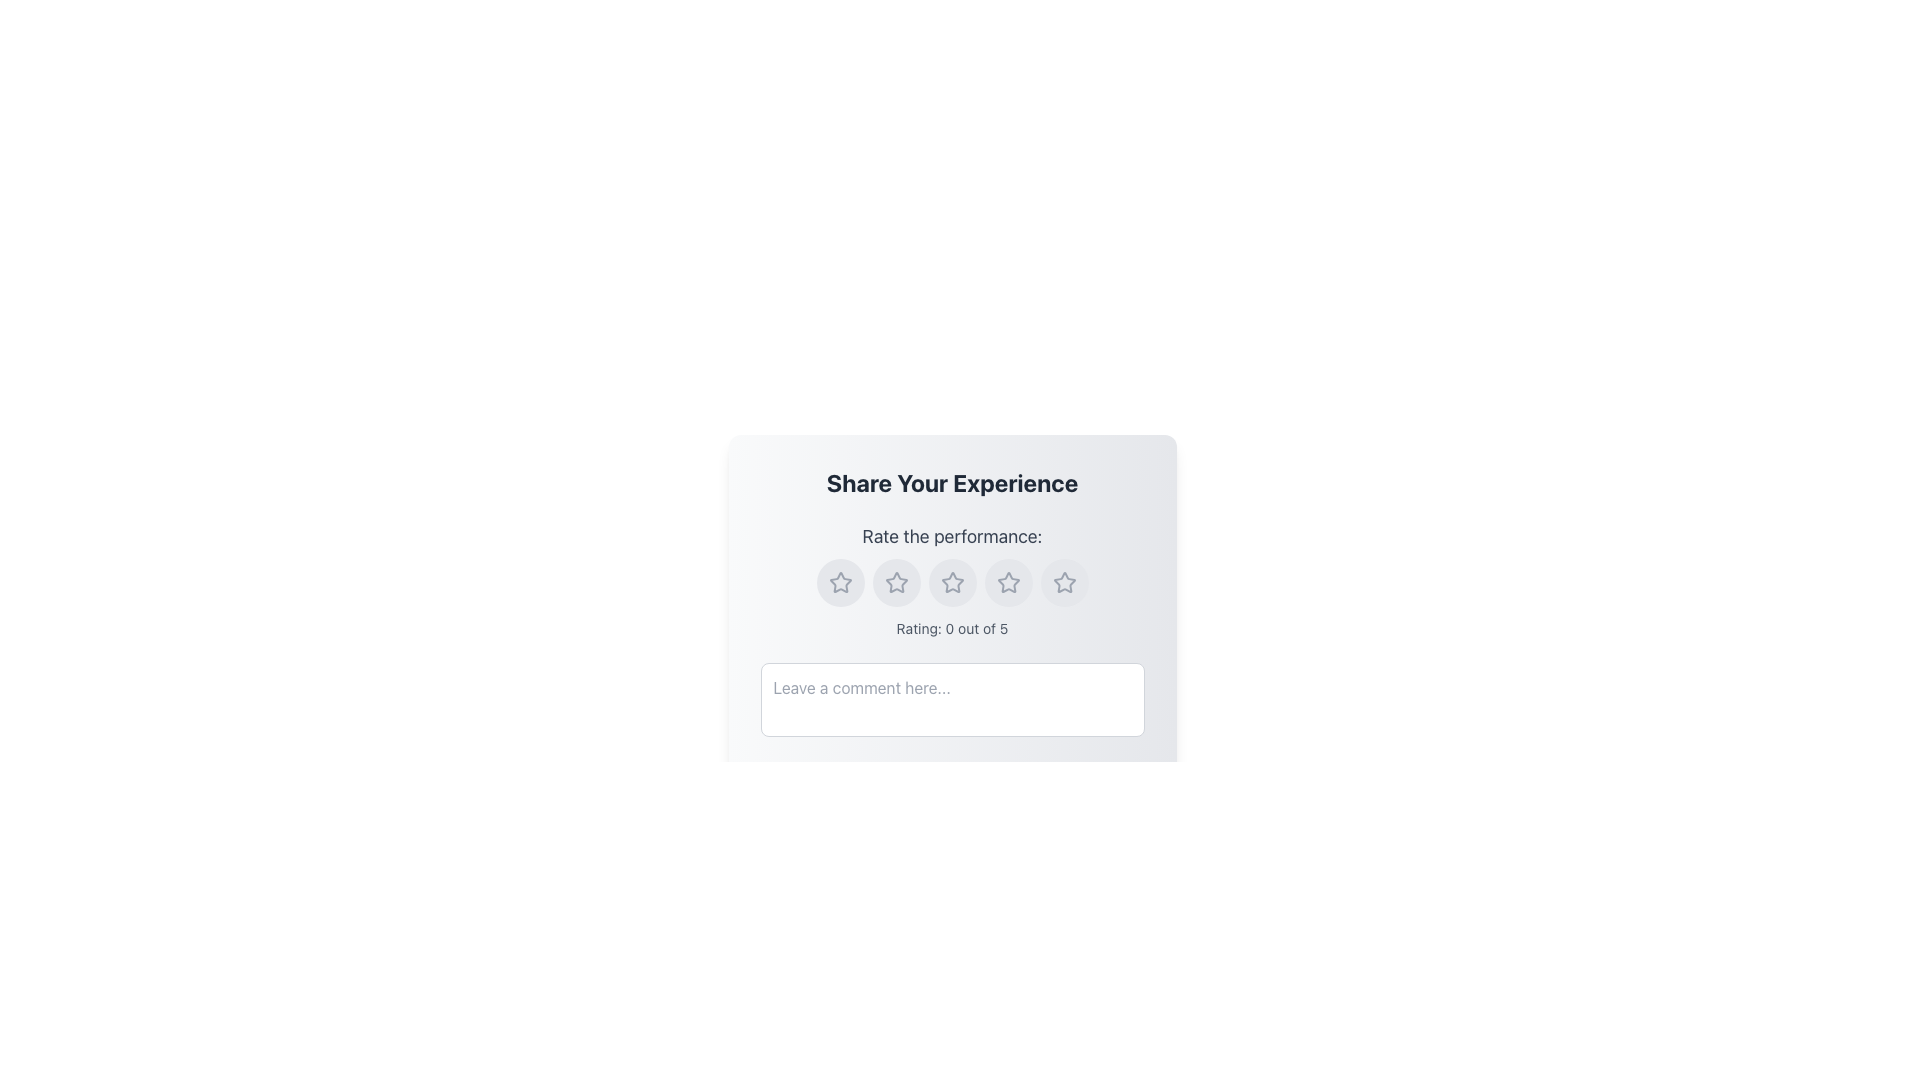 The width and height of the screenshot is (1920, 1080). I want to click on the fifth star in the 5-star rating system, so click(1063, 582).